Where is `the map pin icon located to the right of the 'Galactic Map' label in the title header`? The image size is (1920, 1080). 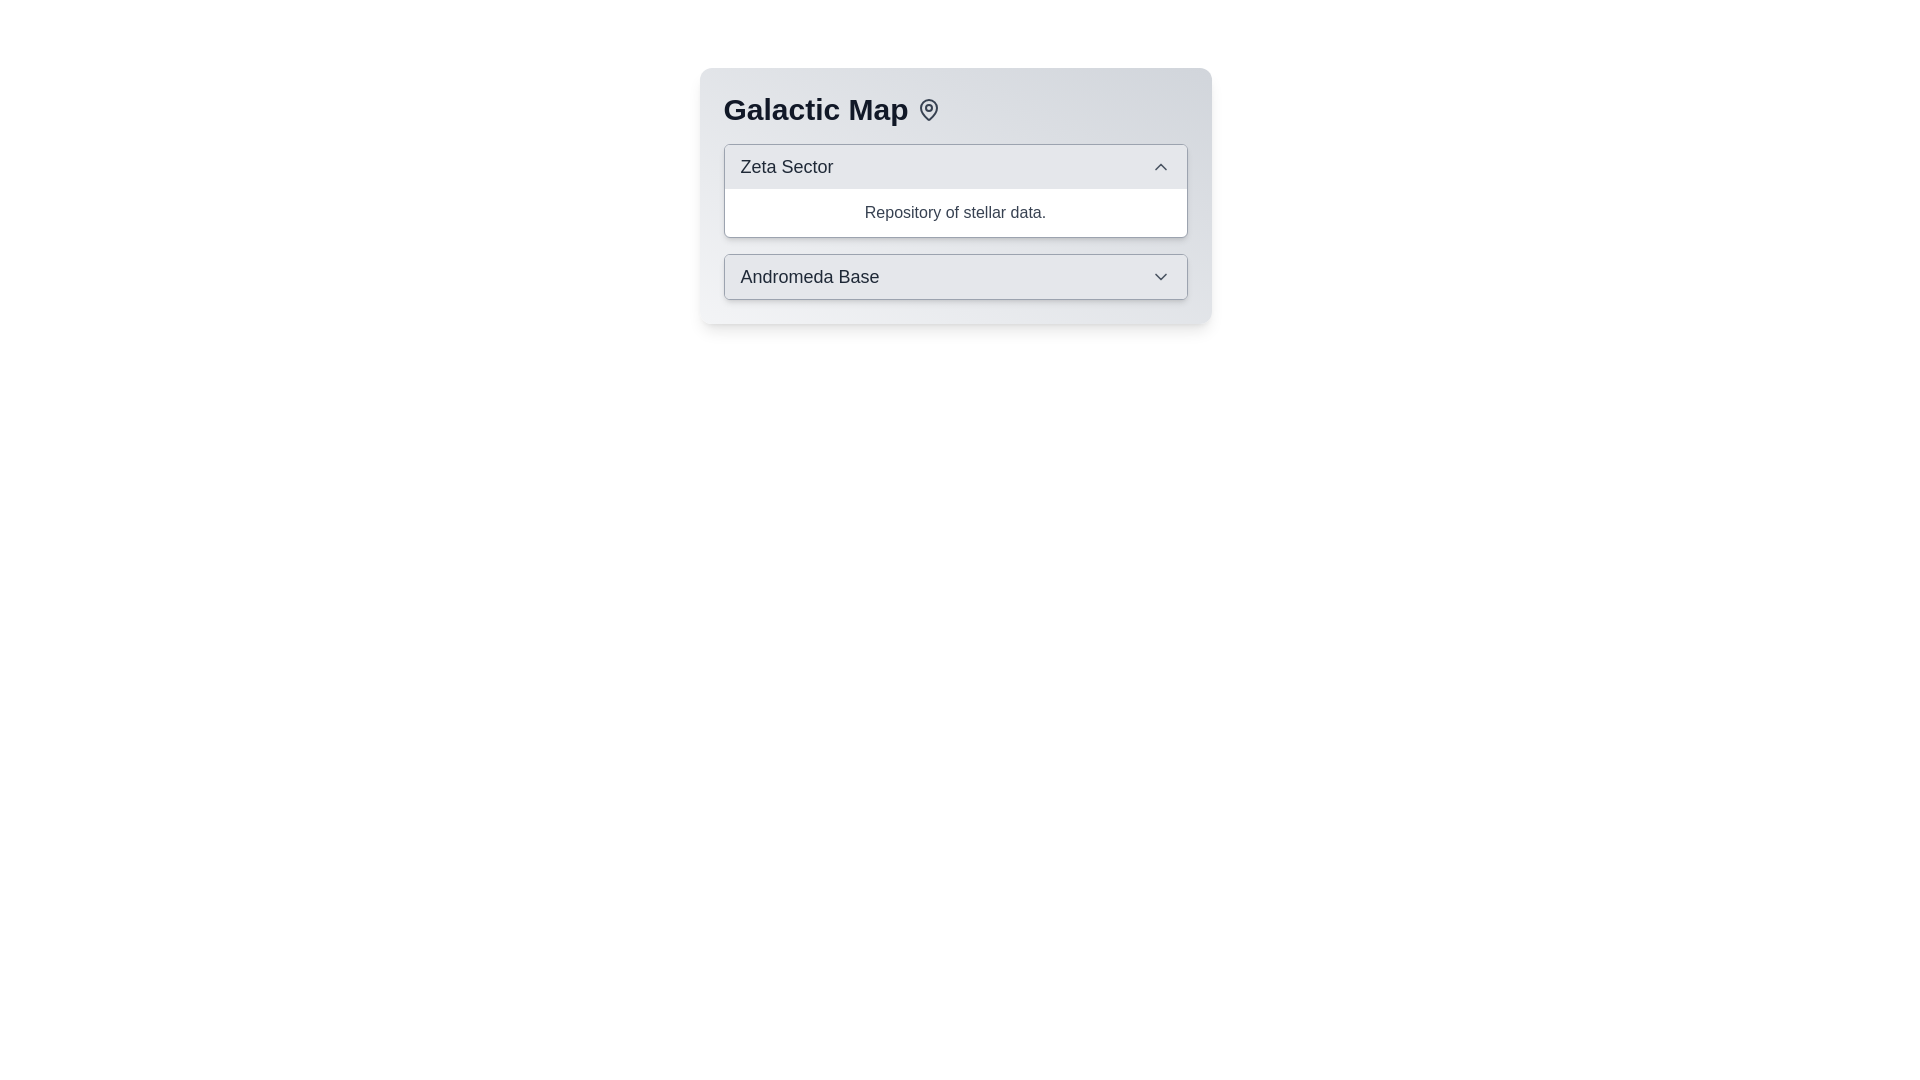
the map pin icon located to the right of the 'Galactic Map' label in the title header is located at coordinates (927, 110).